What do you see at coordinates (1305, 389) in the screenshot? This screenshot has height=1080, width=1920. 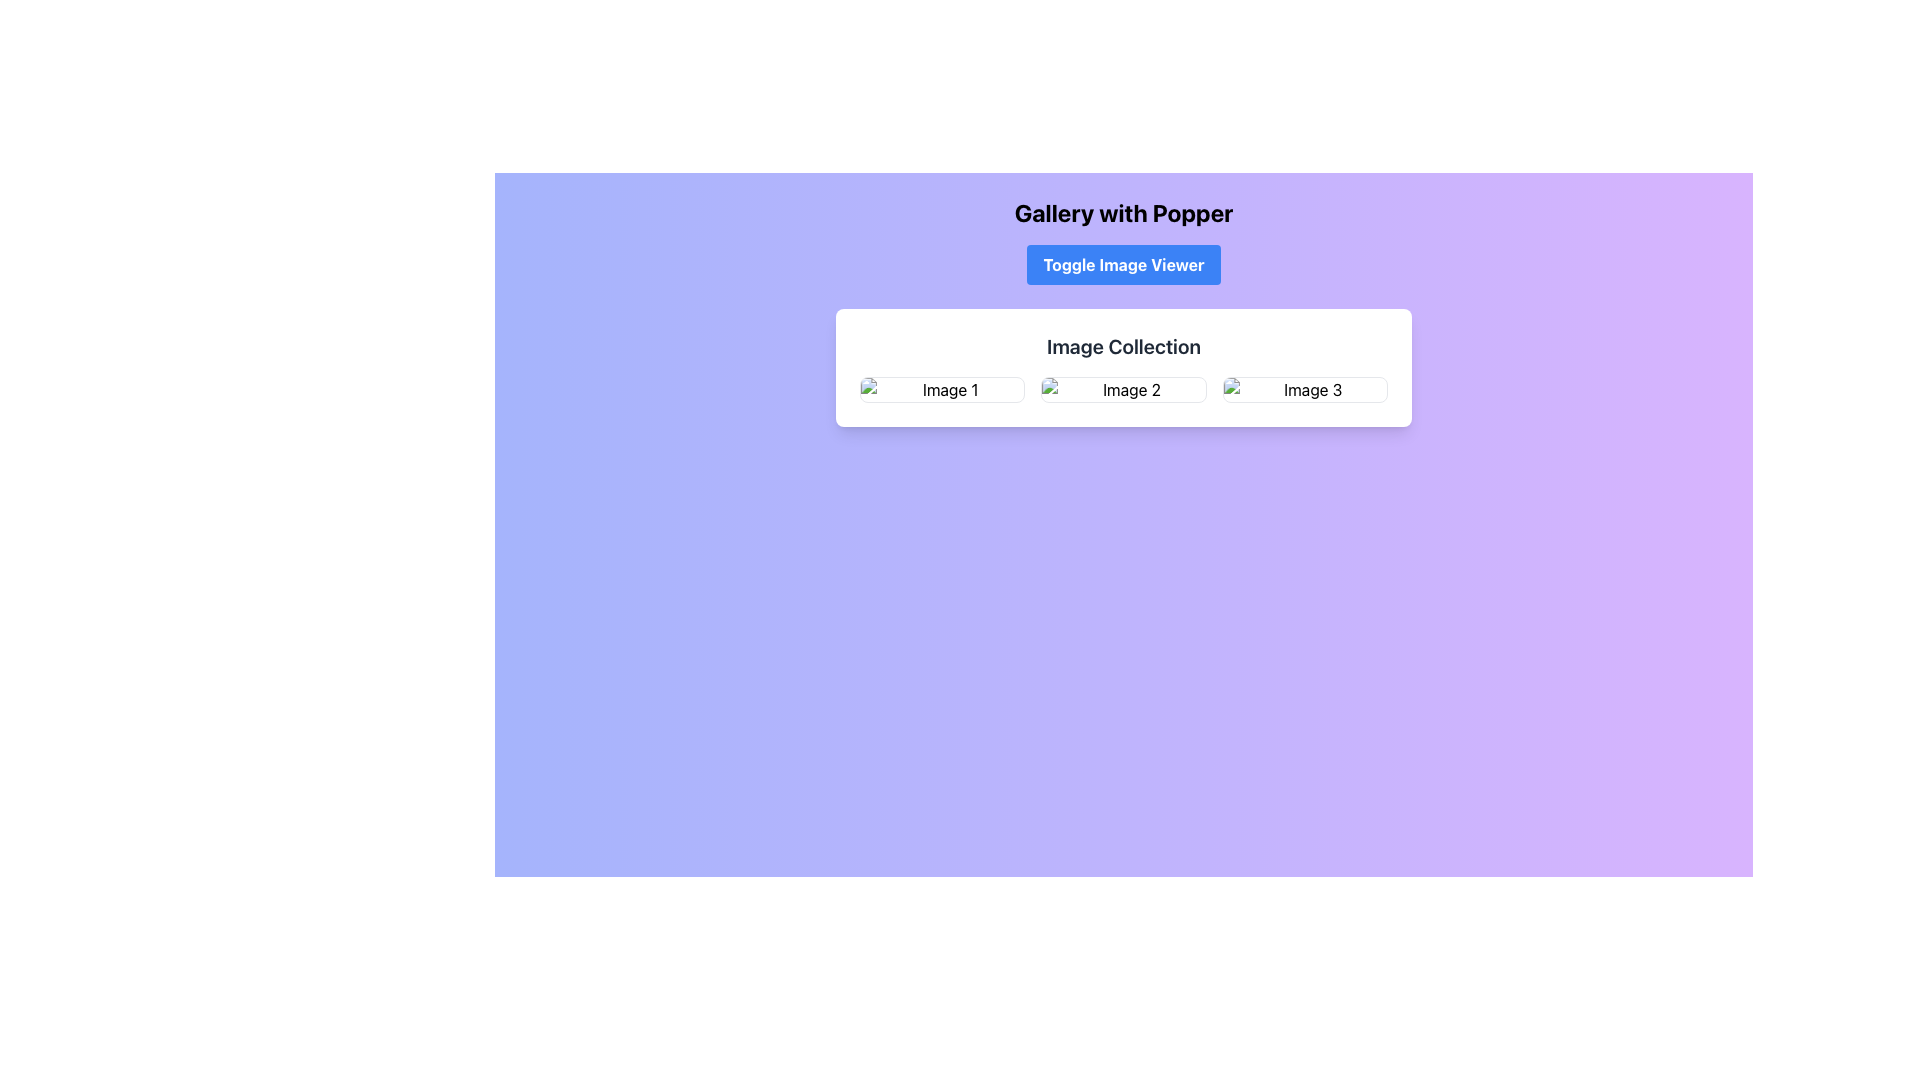 I see `the small image labeled 'Image 3' located in the 'Image Collection' grid layout` at bounding box center [1305, 389].